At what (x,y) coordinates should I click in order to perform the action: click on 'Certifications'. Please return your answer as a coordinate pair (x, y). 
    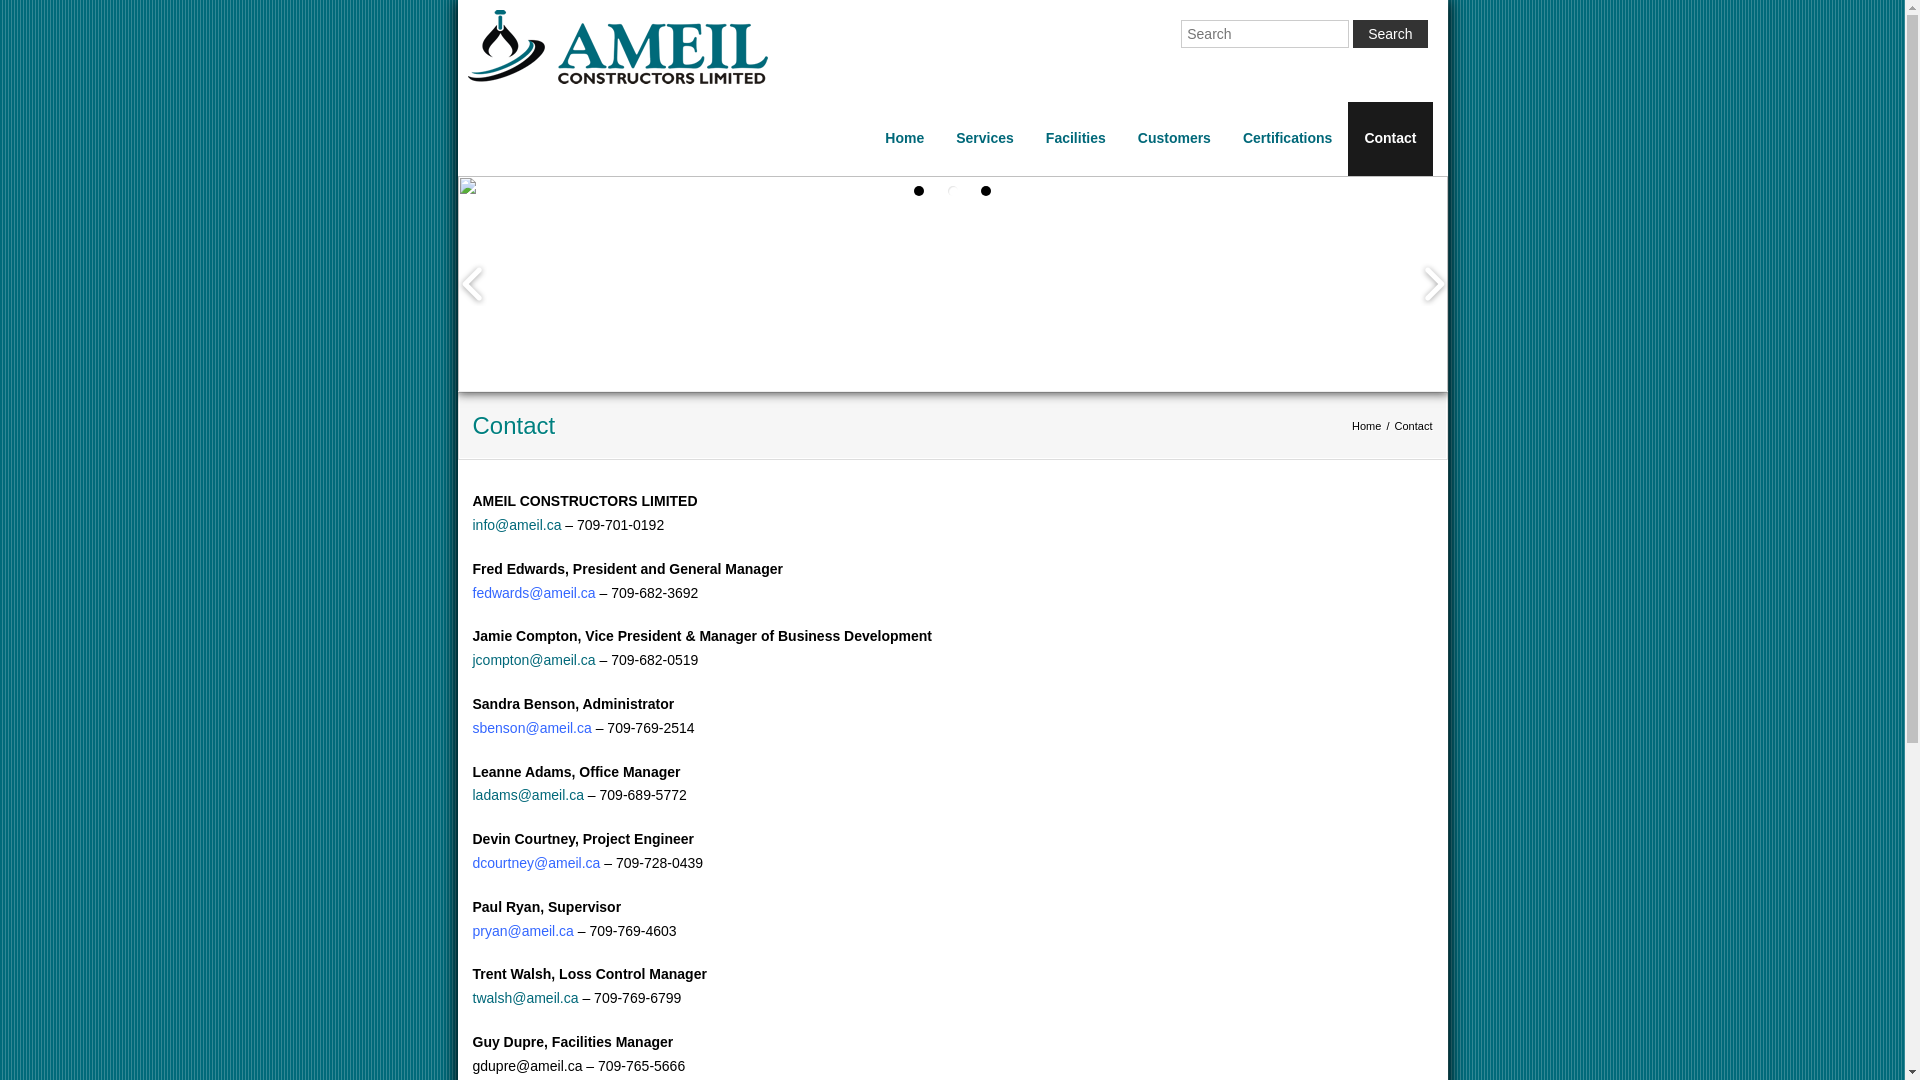
    Looking at the image, I should click on (1287, 137).